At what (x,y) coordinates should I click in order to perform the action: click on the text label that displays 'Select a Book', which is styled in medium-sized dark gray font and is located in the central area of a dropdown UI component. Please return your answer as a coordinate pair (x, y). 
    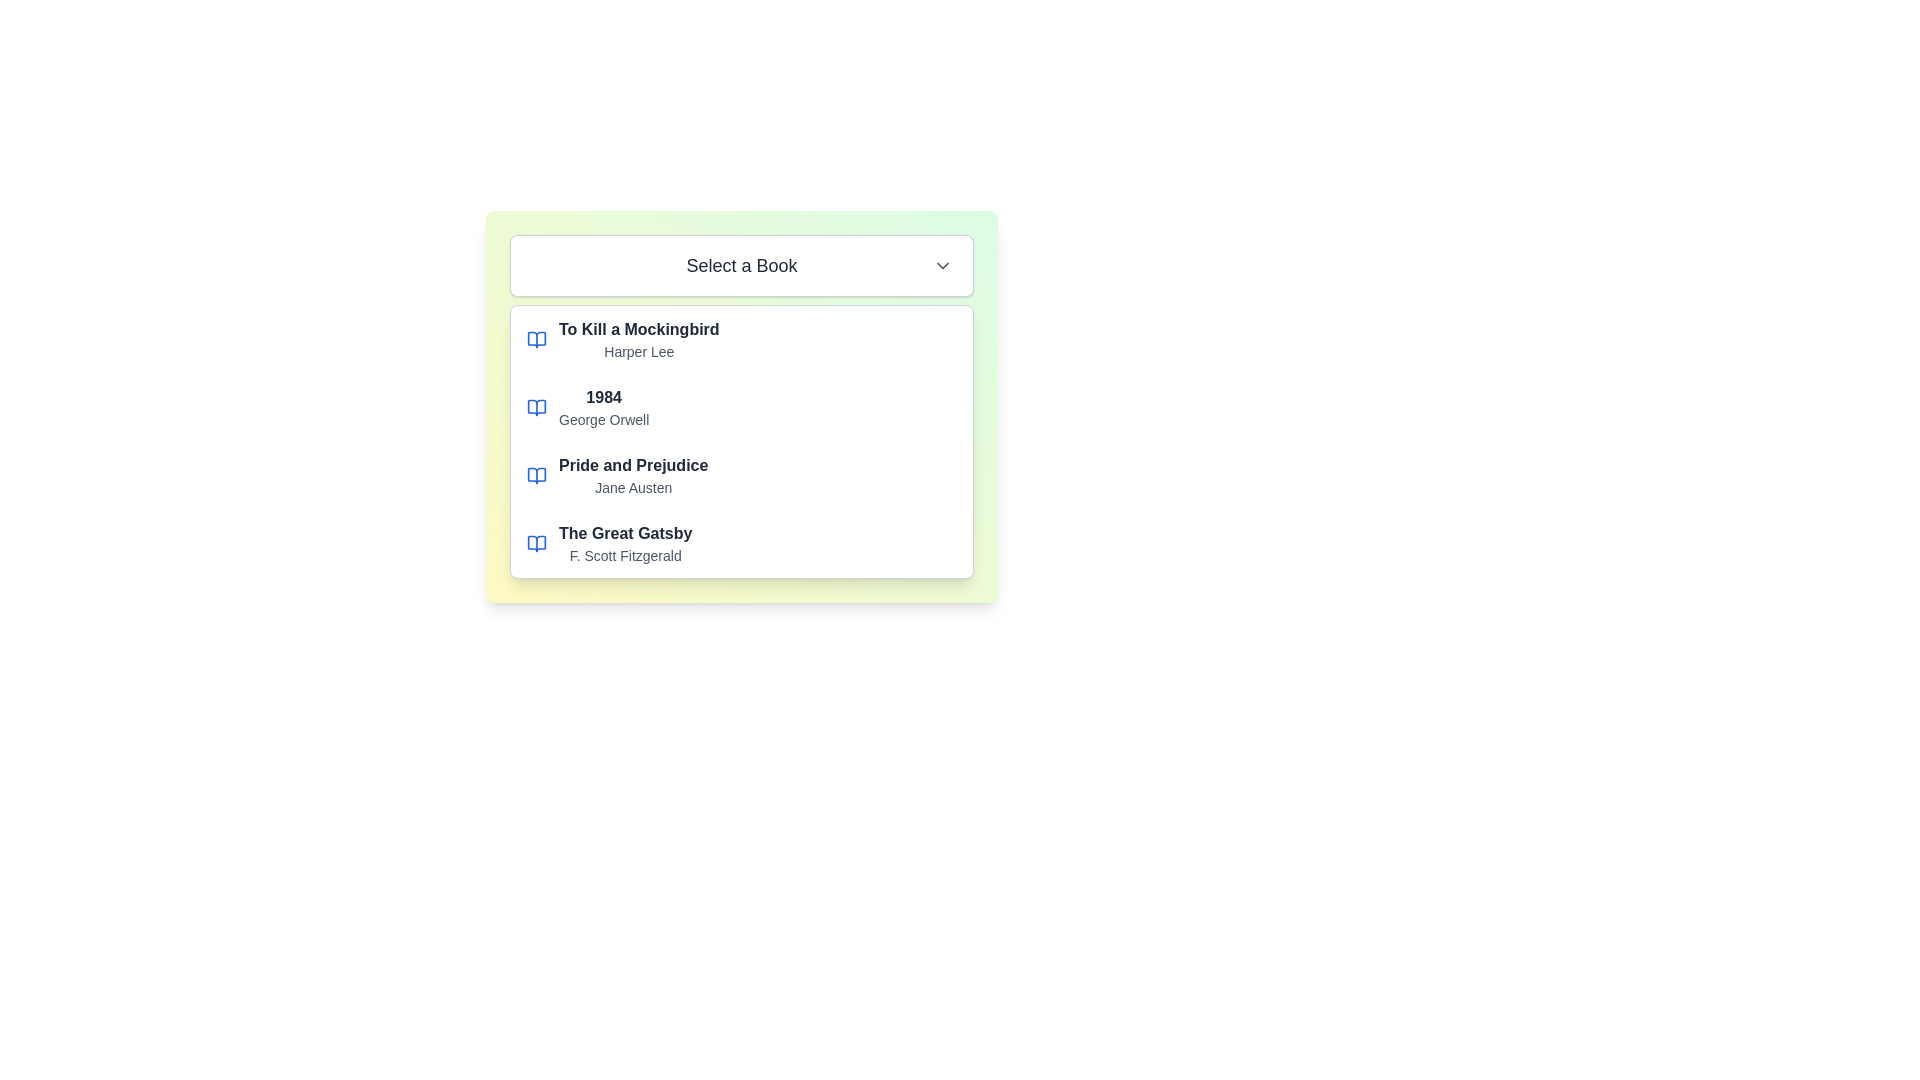
    Looking at the image, I should click on (741, 265).